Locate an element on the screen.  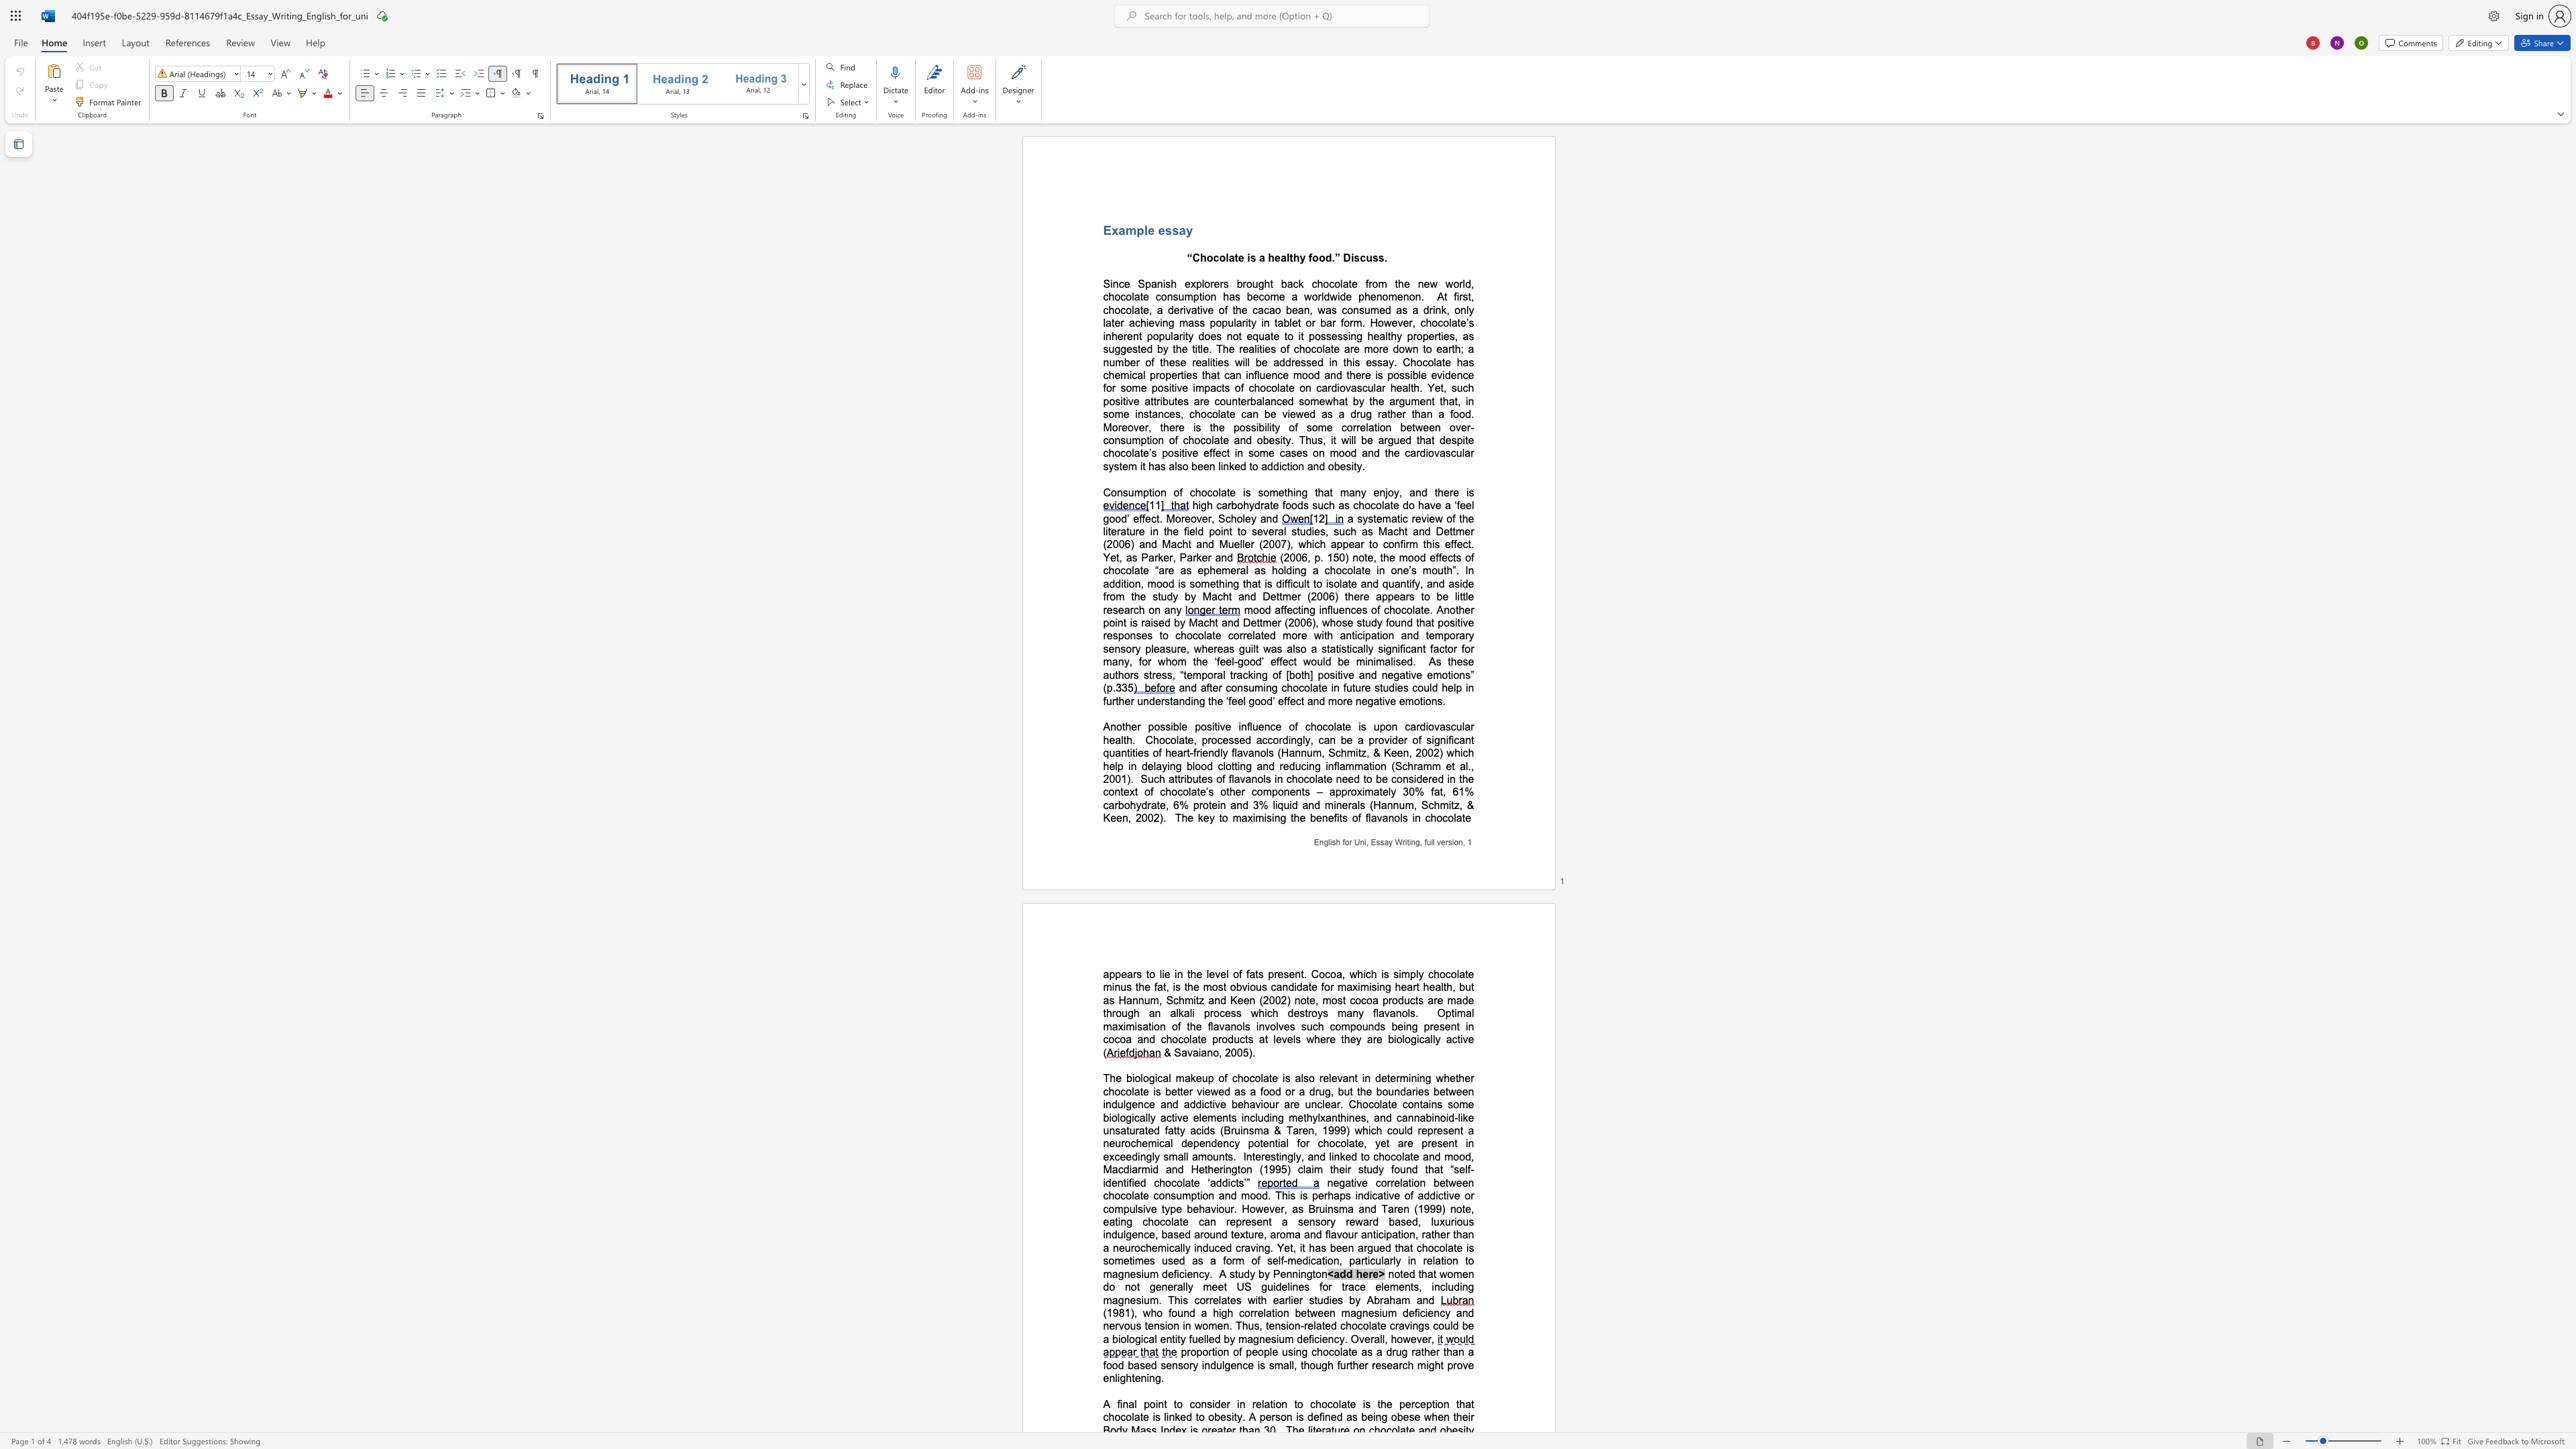
the subset text "ly 30% fat, 61% carbohydrate, 6% protein and 3% liquid and minerals (Hannum, Sch" within the text "Such attributes of flavanols in chocolate need to be considered in the context of chocolate’s other components – approximately 30% fat, 61% carbohydrate, 6% protein and 3% liquid and minerals (Hannum, Sch" is located at coordinates (1387, 791).